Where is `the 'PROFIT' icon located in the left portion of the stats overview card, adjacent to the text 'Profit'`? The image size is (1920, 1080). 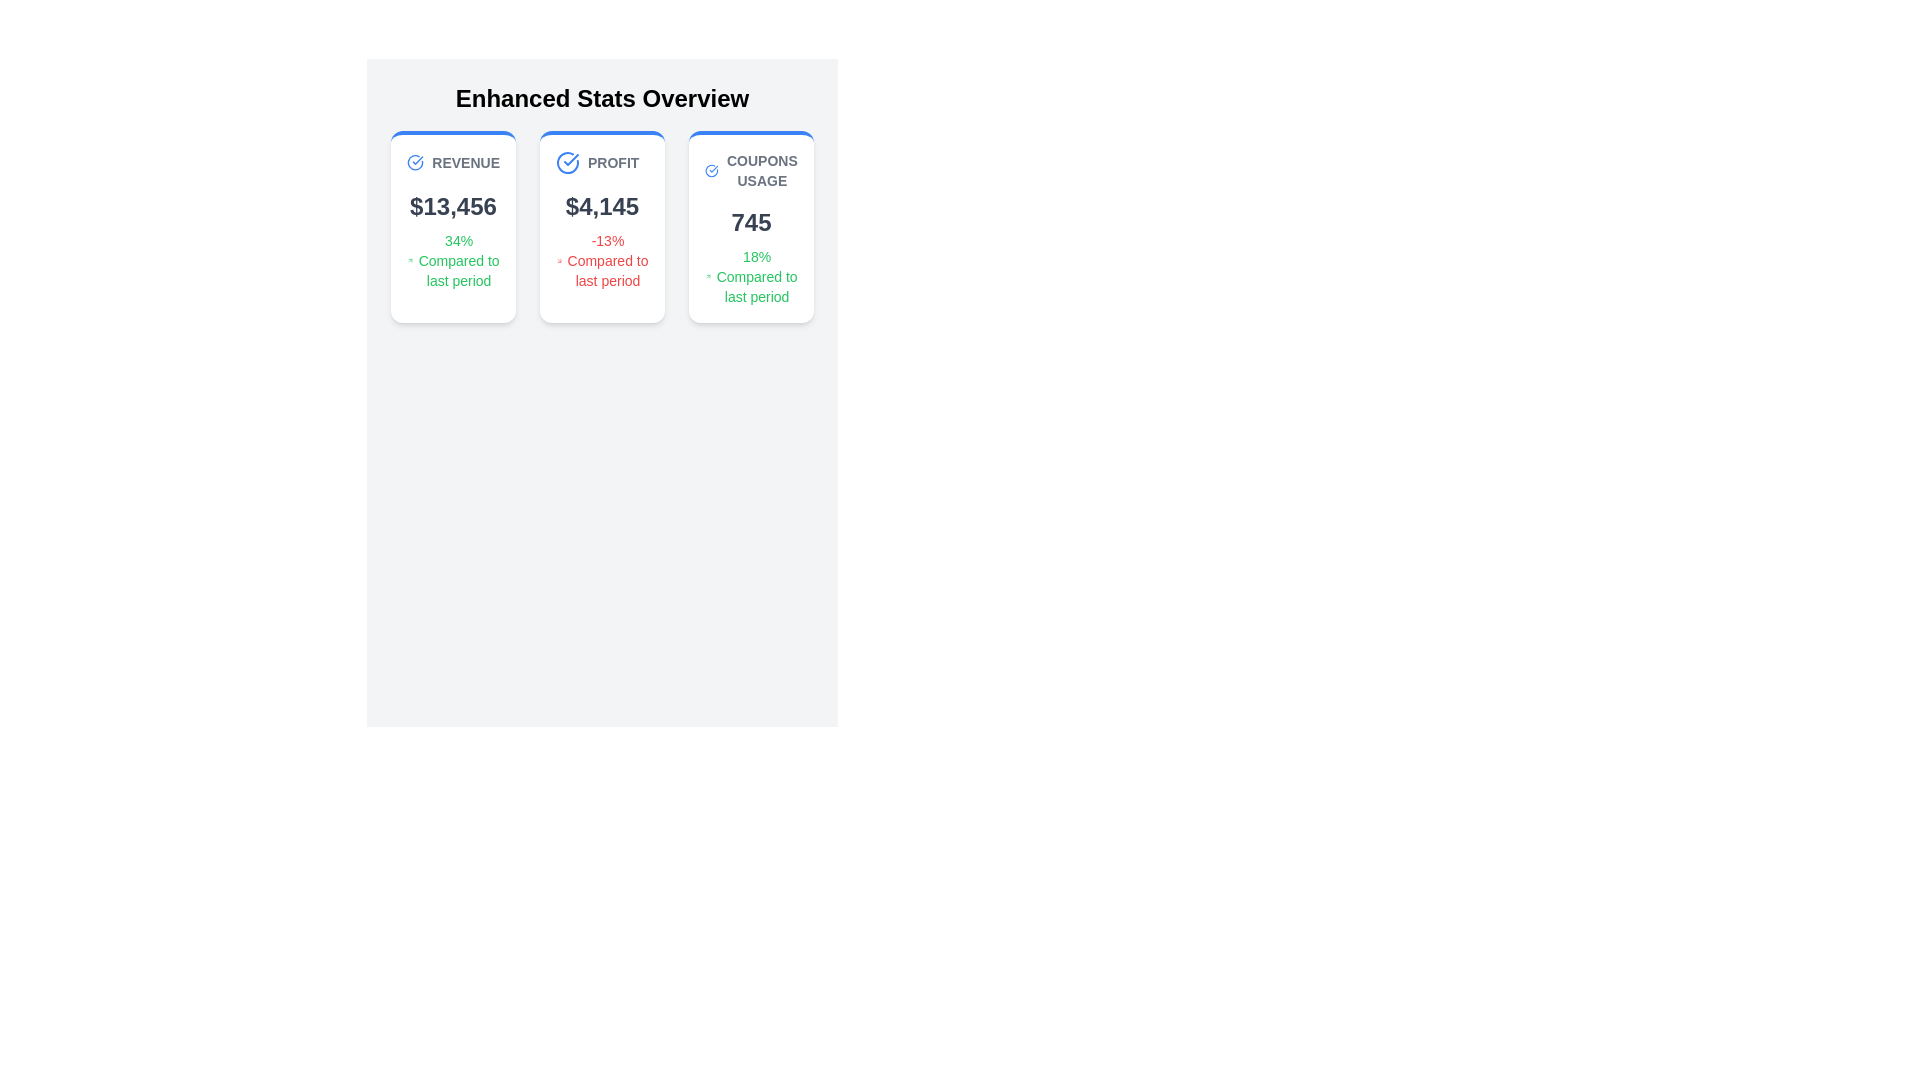 the 'PROFIT' icon located in the left portion of the stats overview card, adjacent to the text 'Profit' is located at coordinates (566, 161).